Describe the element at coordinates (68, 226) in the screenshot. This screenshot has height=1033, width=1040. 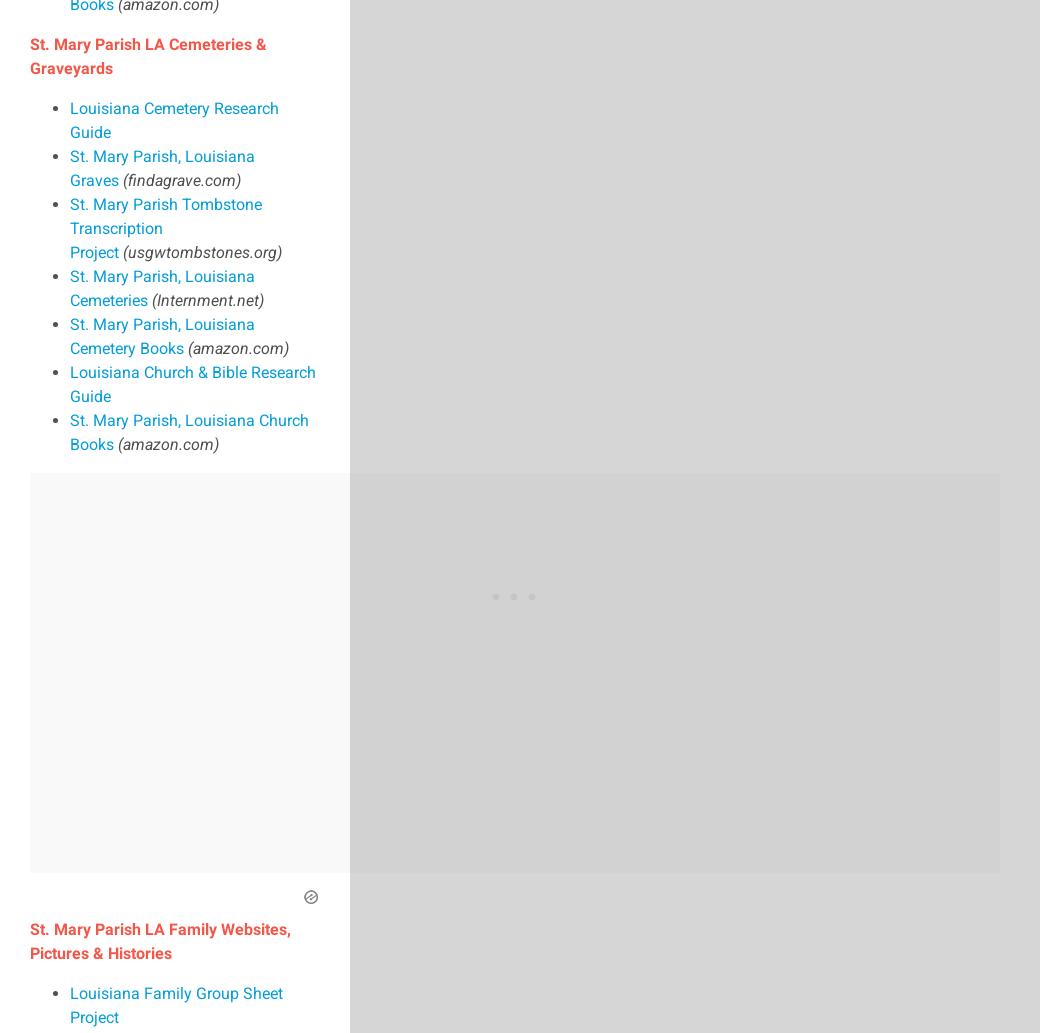
I see `'St. Mary Parish Tombstone Transcription Project'` at that location.